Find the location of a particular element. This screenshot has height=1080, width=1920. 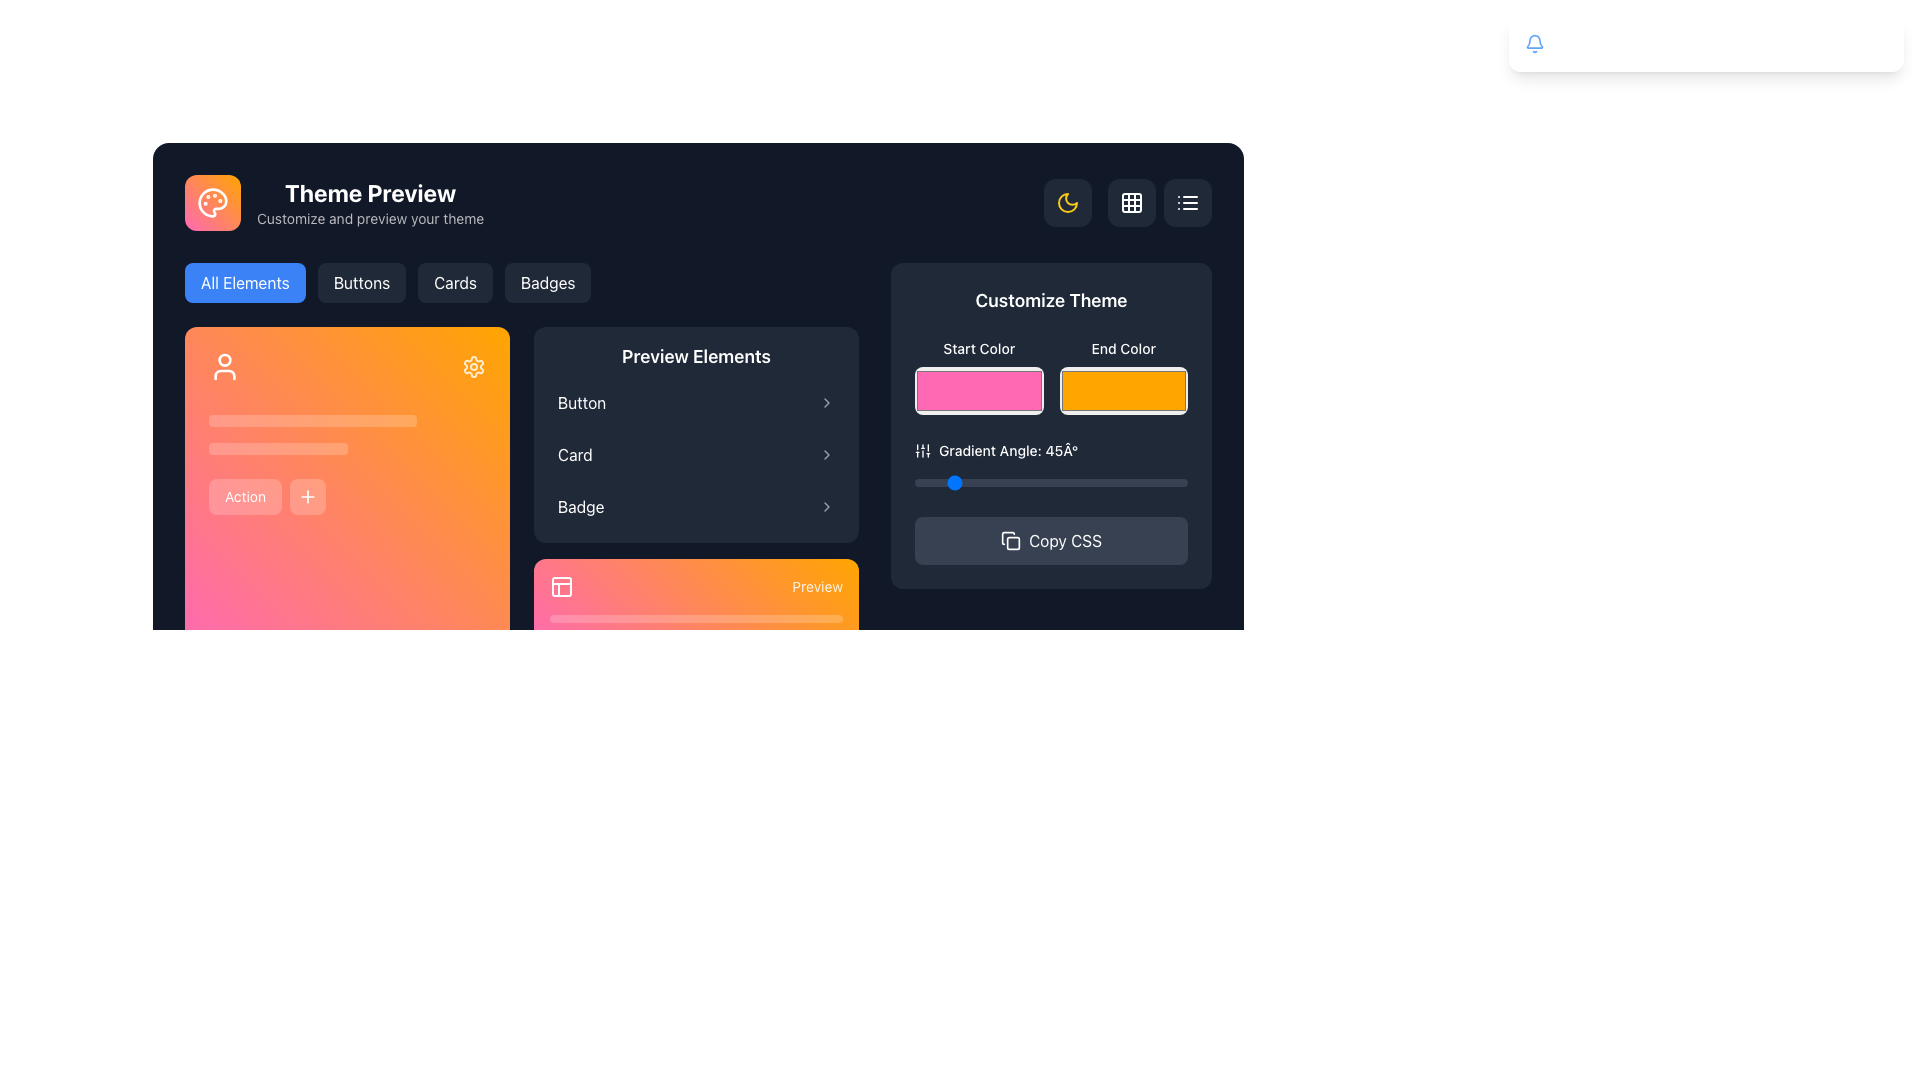

the 'End Color' color picker located in the 'Customize Theme' section is located at coordinates (1123, 378).